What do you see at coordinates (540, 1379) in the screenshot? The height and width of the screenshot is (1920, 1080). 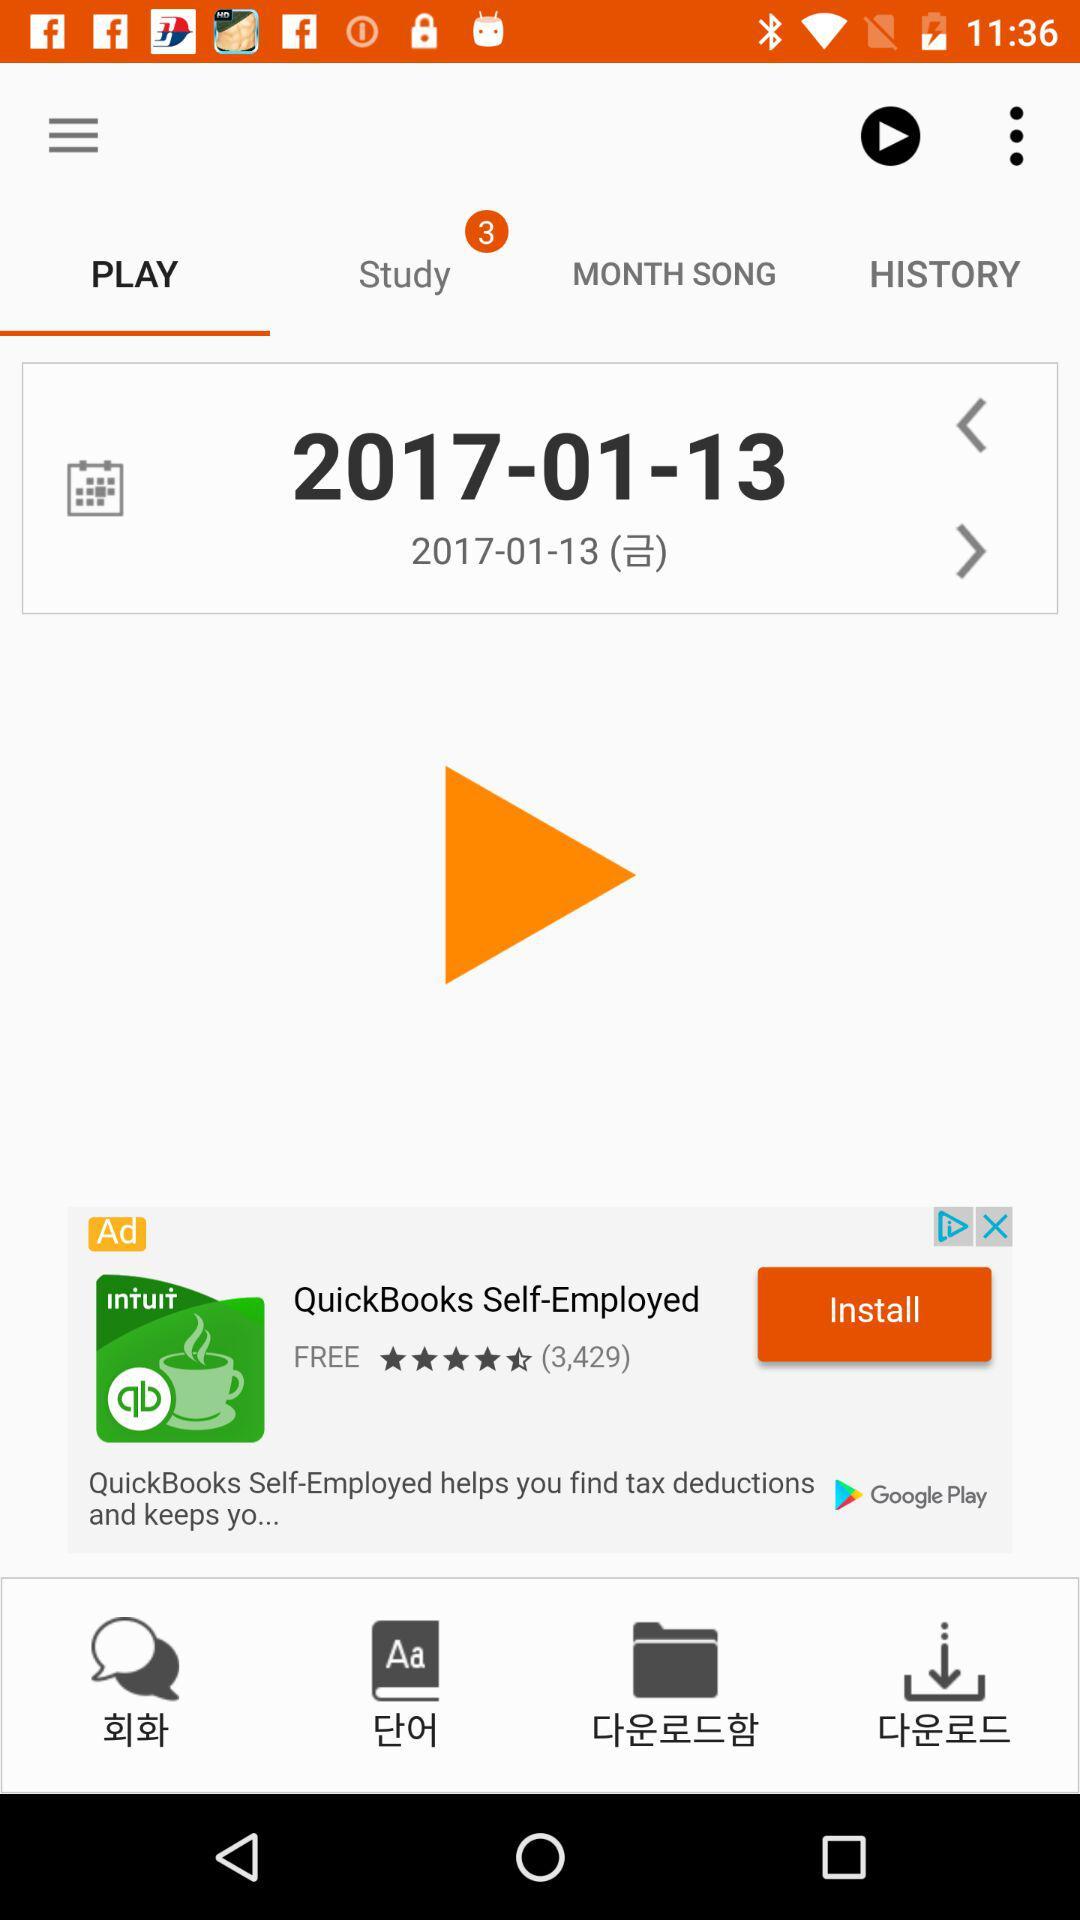 I see `advertisement banner` at bounding box center [540, 1379].